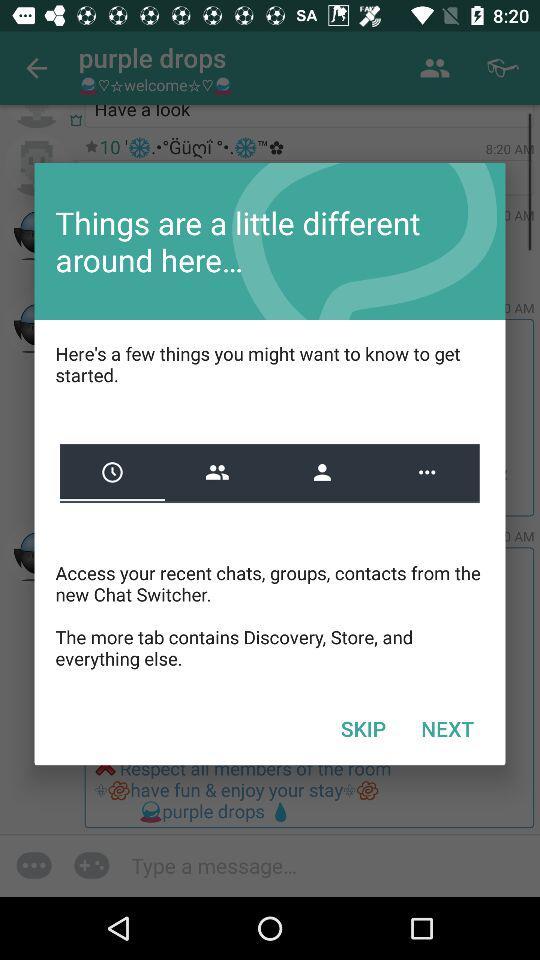  Describe the element at coordinates (362, 727) in the screenshot. I see `the icon next to the next` at that location.